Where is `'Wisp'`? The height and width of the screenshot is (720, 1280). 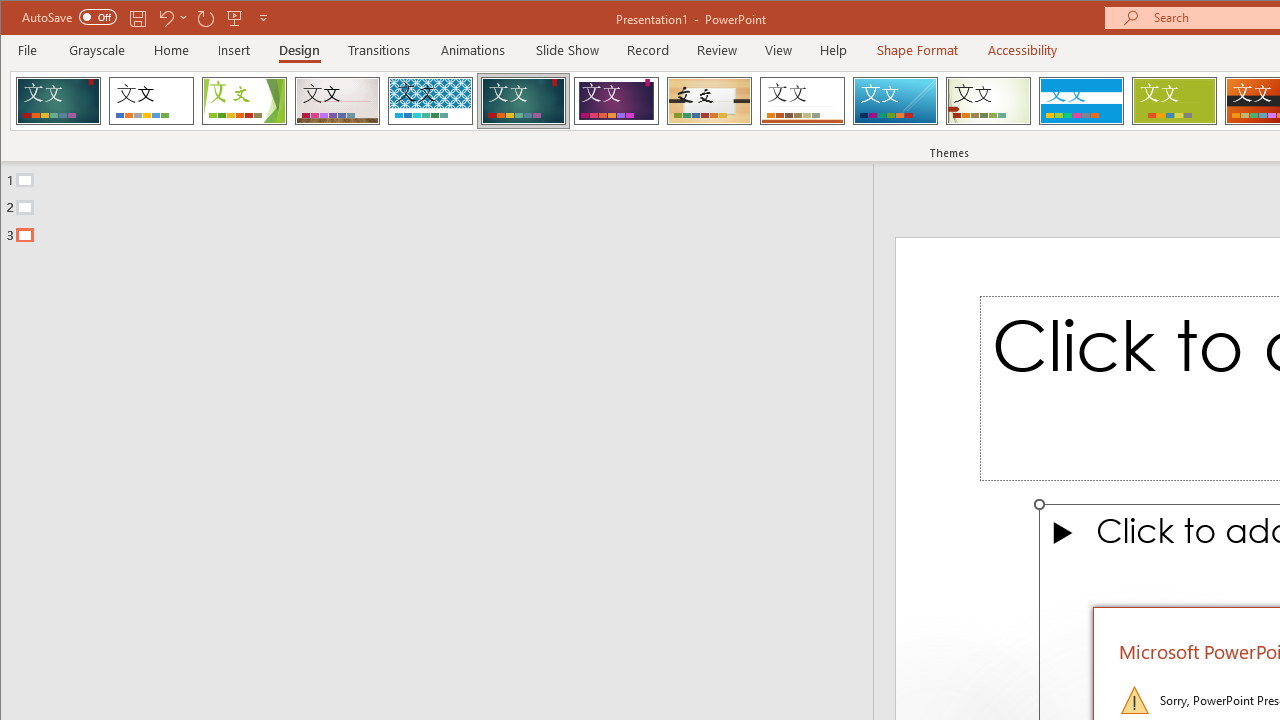
'Wisp' is located at coordinates (988, 100).